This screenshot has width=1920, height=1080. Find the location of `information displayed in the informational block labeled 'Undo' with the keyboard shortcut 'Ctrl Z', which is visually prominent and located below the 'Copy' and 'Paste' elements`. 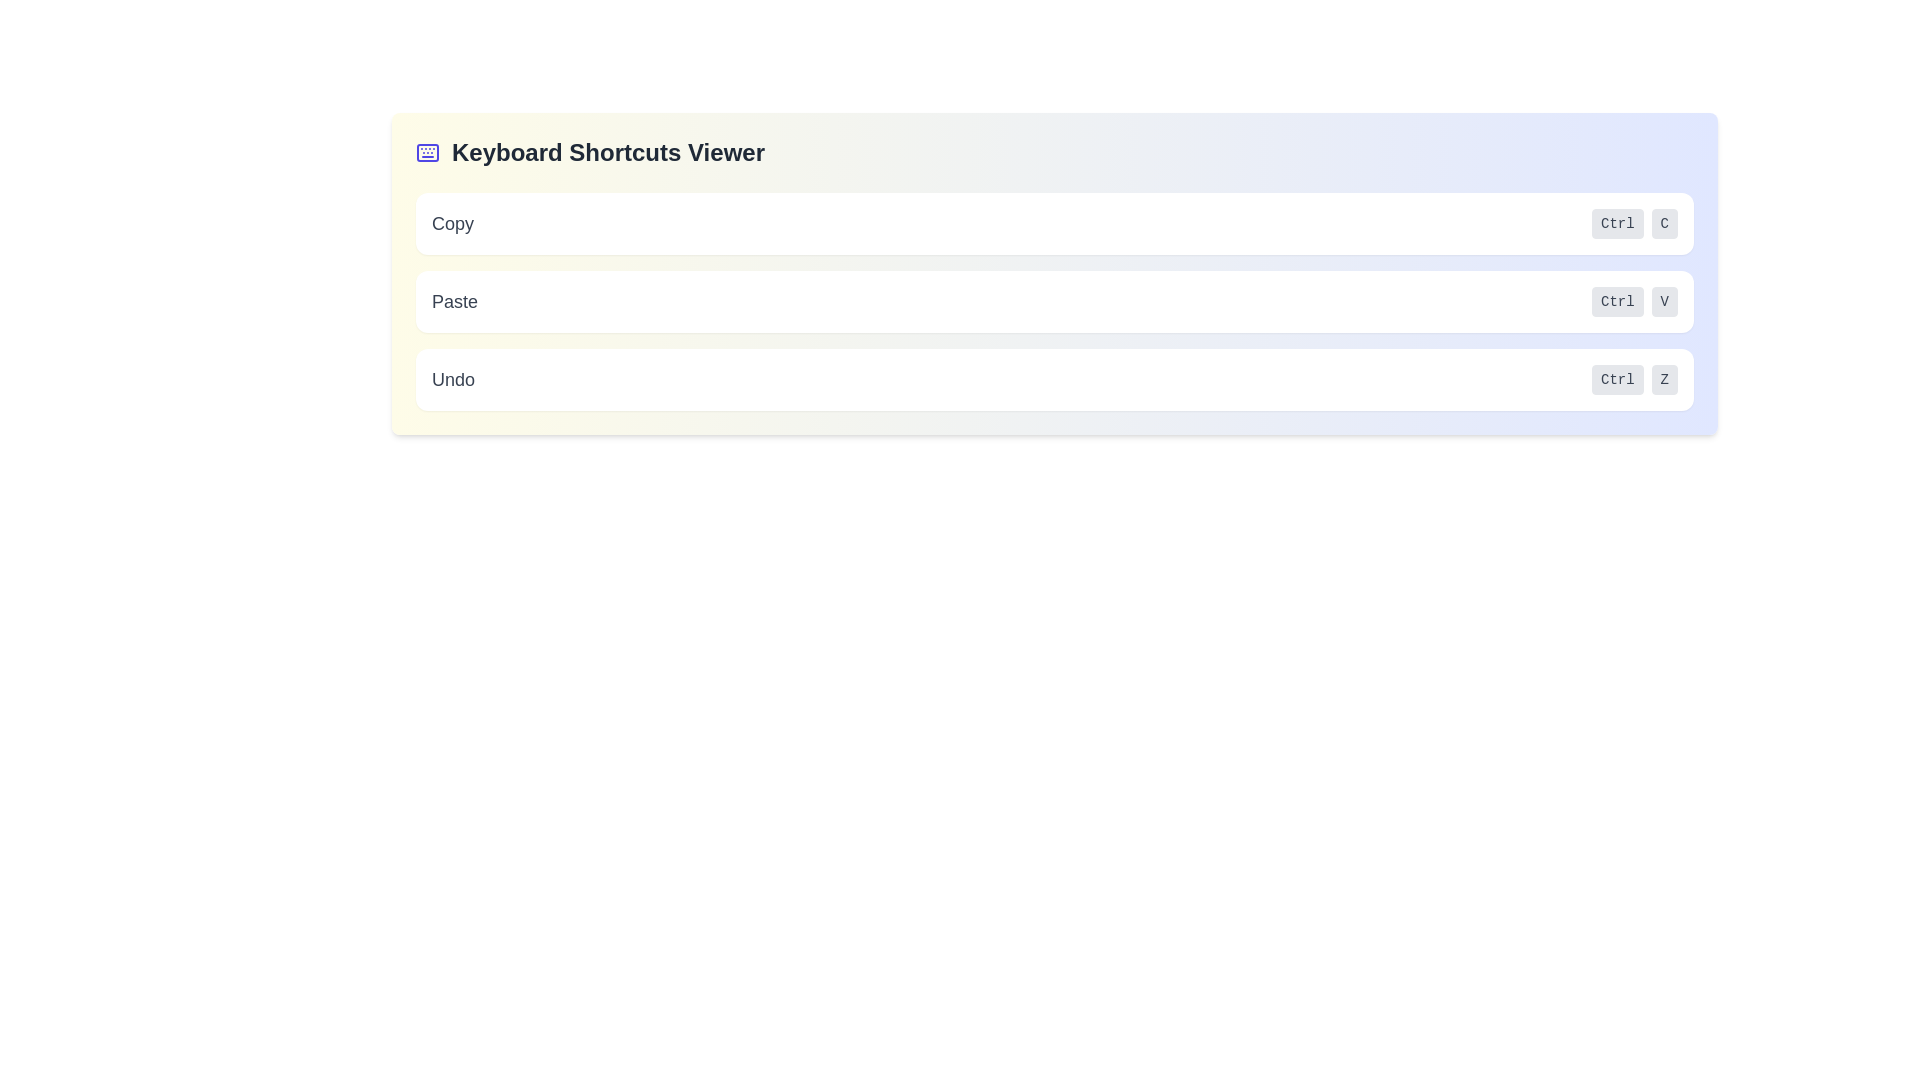

information displayed in the informational block labeled 'Undo' with the keyboard shortcut 'Ctrl Z', which is visually prominent and located below the 'Copy' and 'Paste' elements is located at coordinates (1054, 380).